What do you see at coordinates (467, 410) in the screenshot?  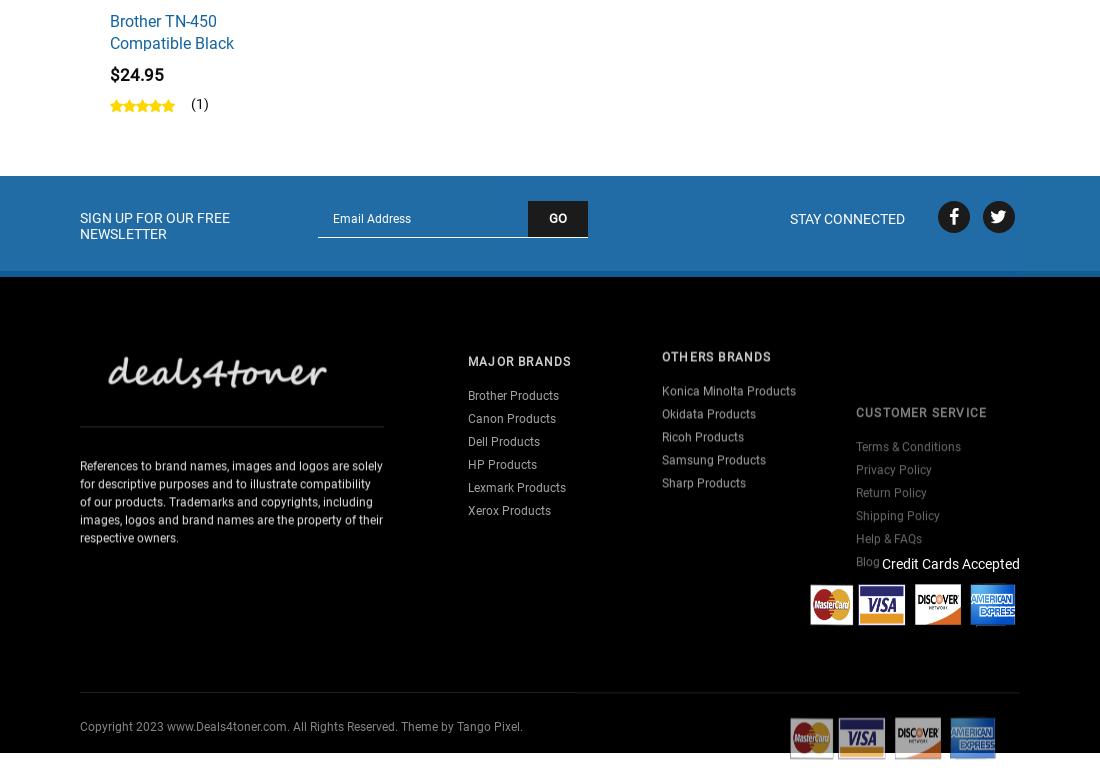 I see `'Dell Products'` at bounding box center [467, 410].